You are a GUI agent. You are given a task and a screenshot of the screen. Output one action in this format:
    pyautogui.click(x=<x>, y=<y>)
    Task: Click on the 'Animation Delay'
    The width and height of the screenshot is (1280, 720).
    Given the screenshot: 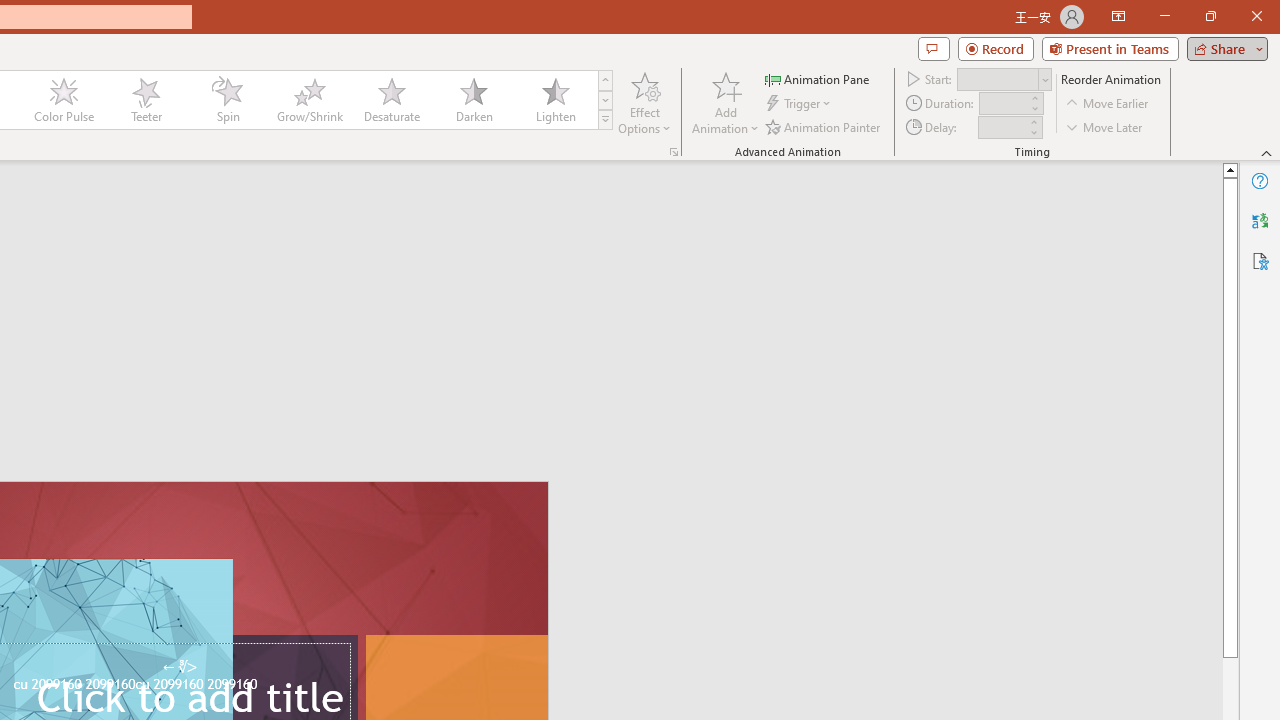 What is the action you would take?
    pyautogui.click(x=1002, y=127)
    